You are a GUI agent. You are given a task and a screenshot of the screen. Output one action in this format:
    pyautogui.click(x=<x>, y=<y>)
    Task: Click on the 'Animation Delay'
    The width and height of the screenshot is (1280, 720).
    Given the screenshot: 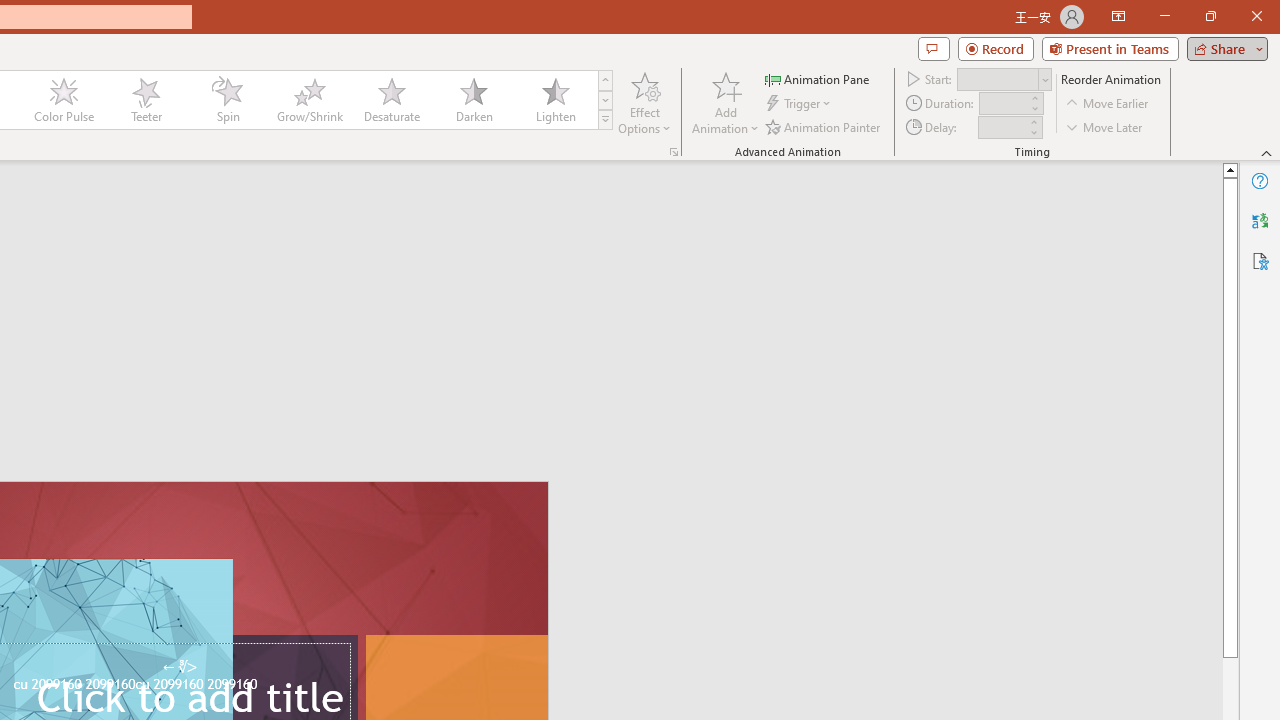 What is the action you would take?
    pyautogui.click(x=1002, y=127)
    